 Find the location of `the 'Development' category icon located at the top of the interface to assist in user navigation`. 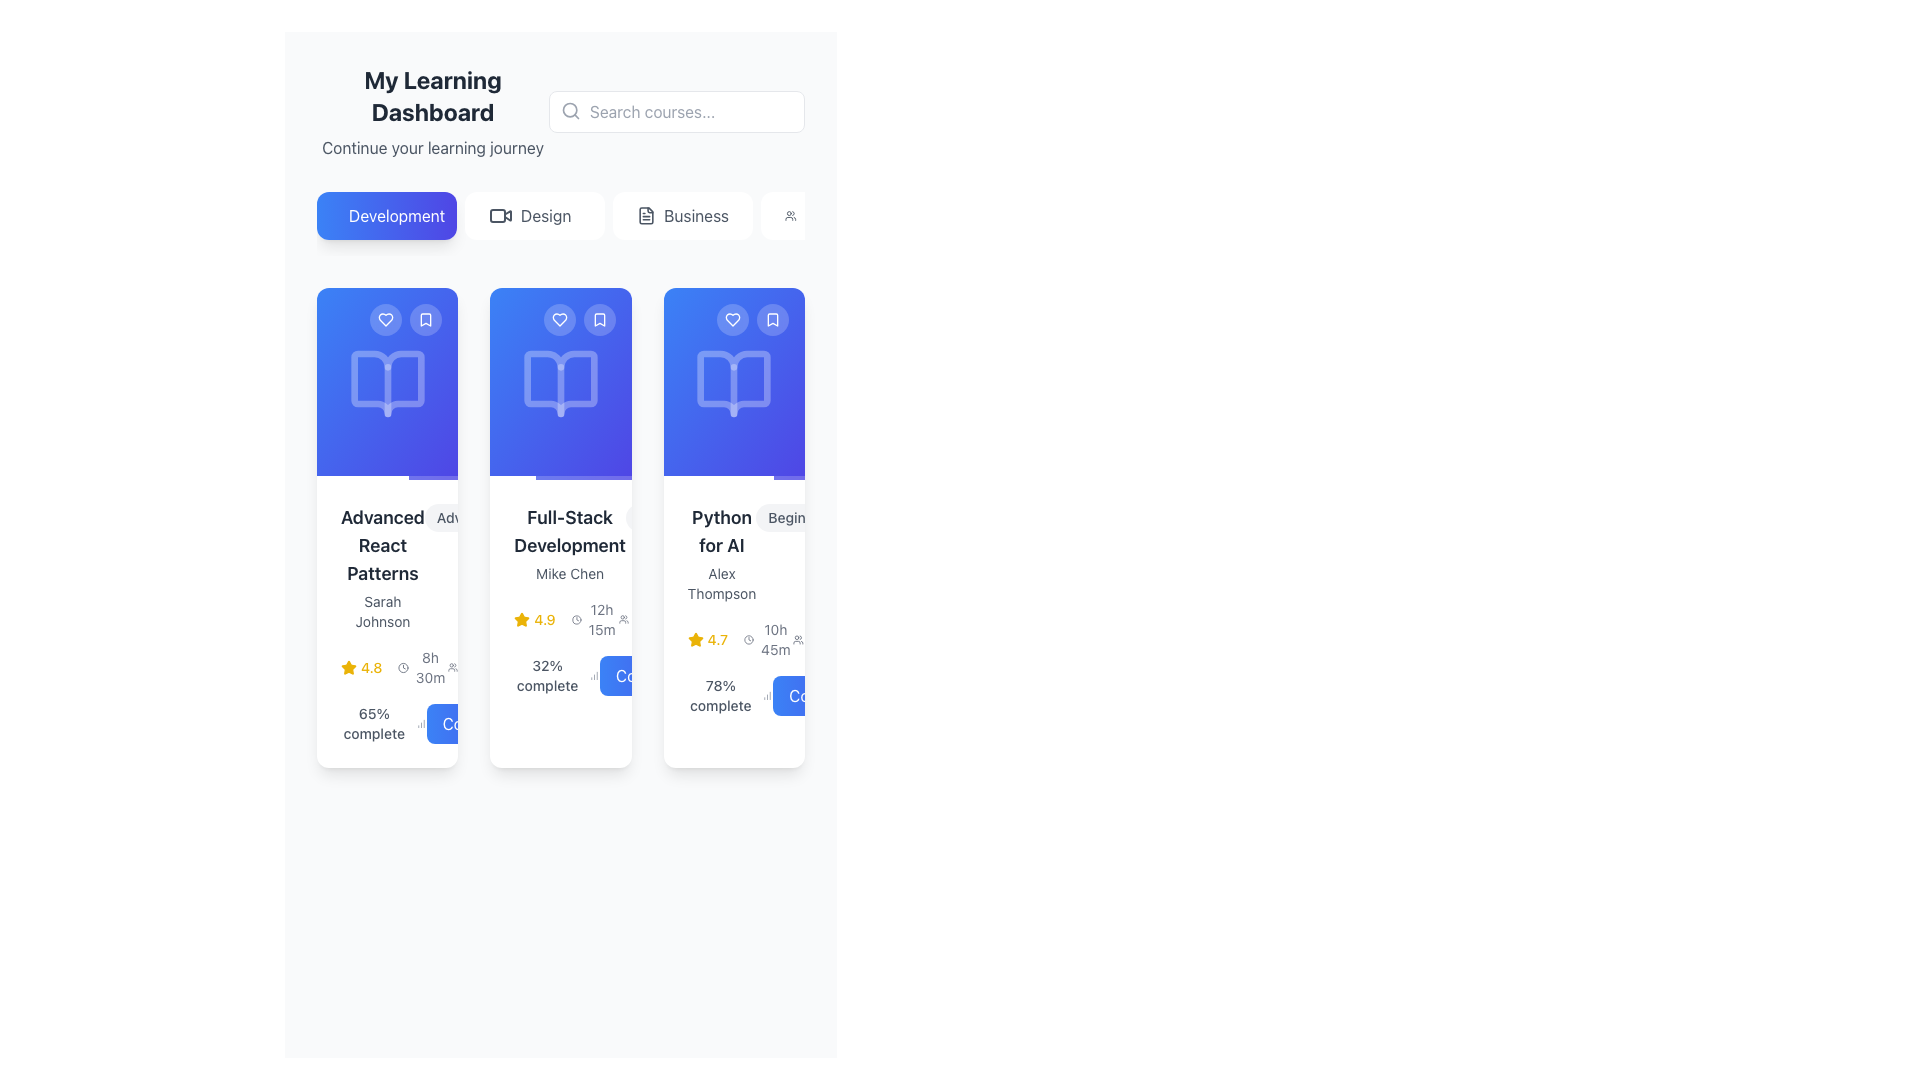

the 'Development' category icon located at the top of the interface to assist in user navigation is located at coordinates (353, 216).